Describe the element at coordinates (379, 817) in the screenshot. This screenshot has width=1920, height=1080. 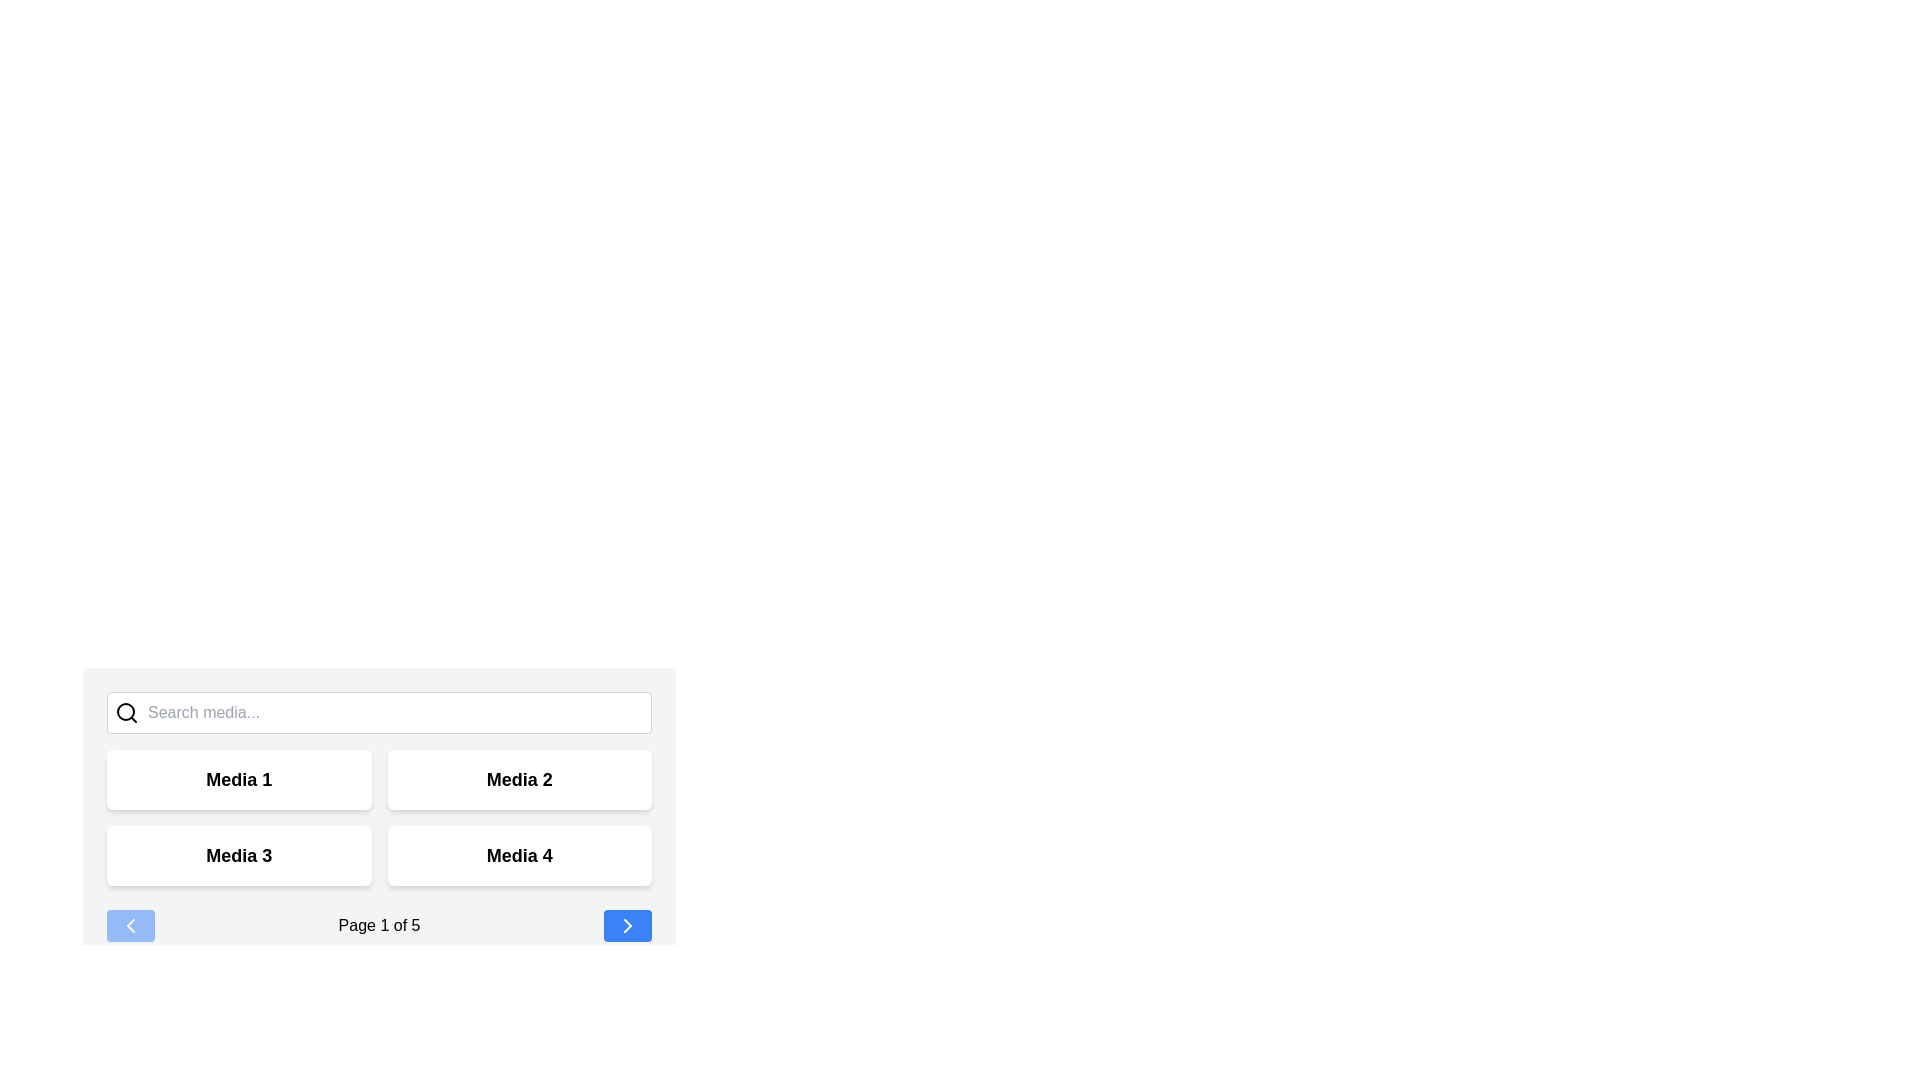
I see `the grid item labeled 'Media 3'` at that location.